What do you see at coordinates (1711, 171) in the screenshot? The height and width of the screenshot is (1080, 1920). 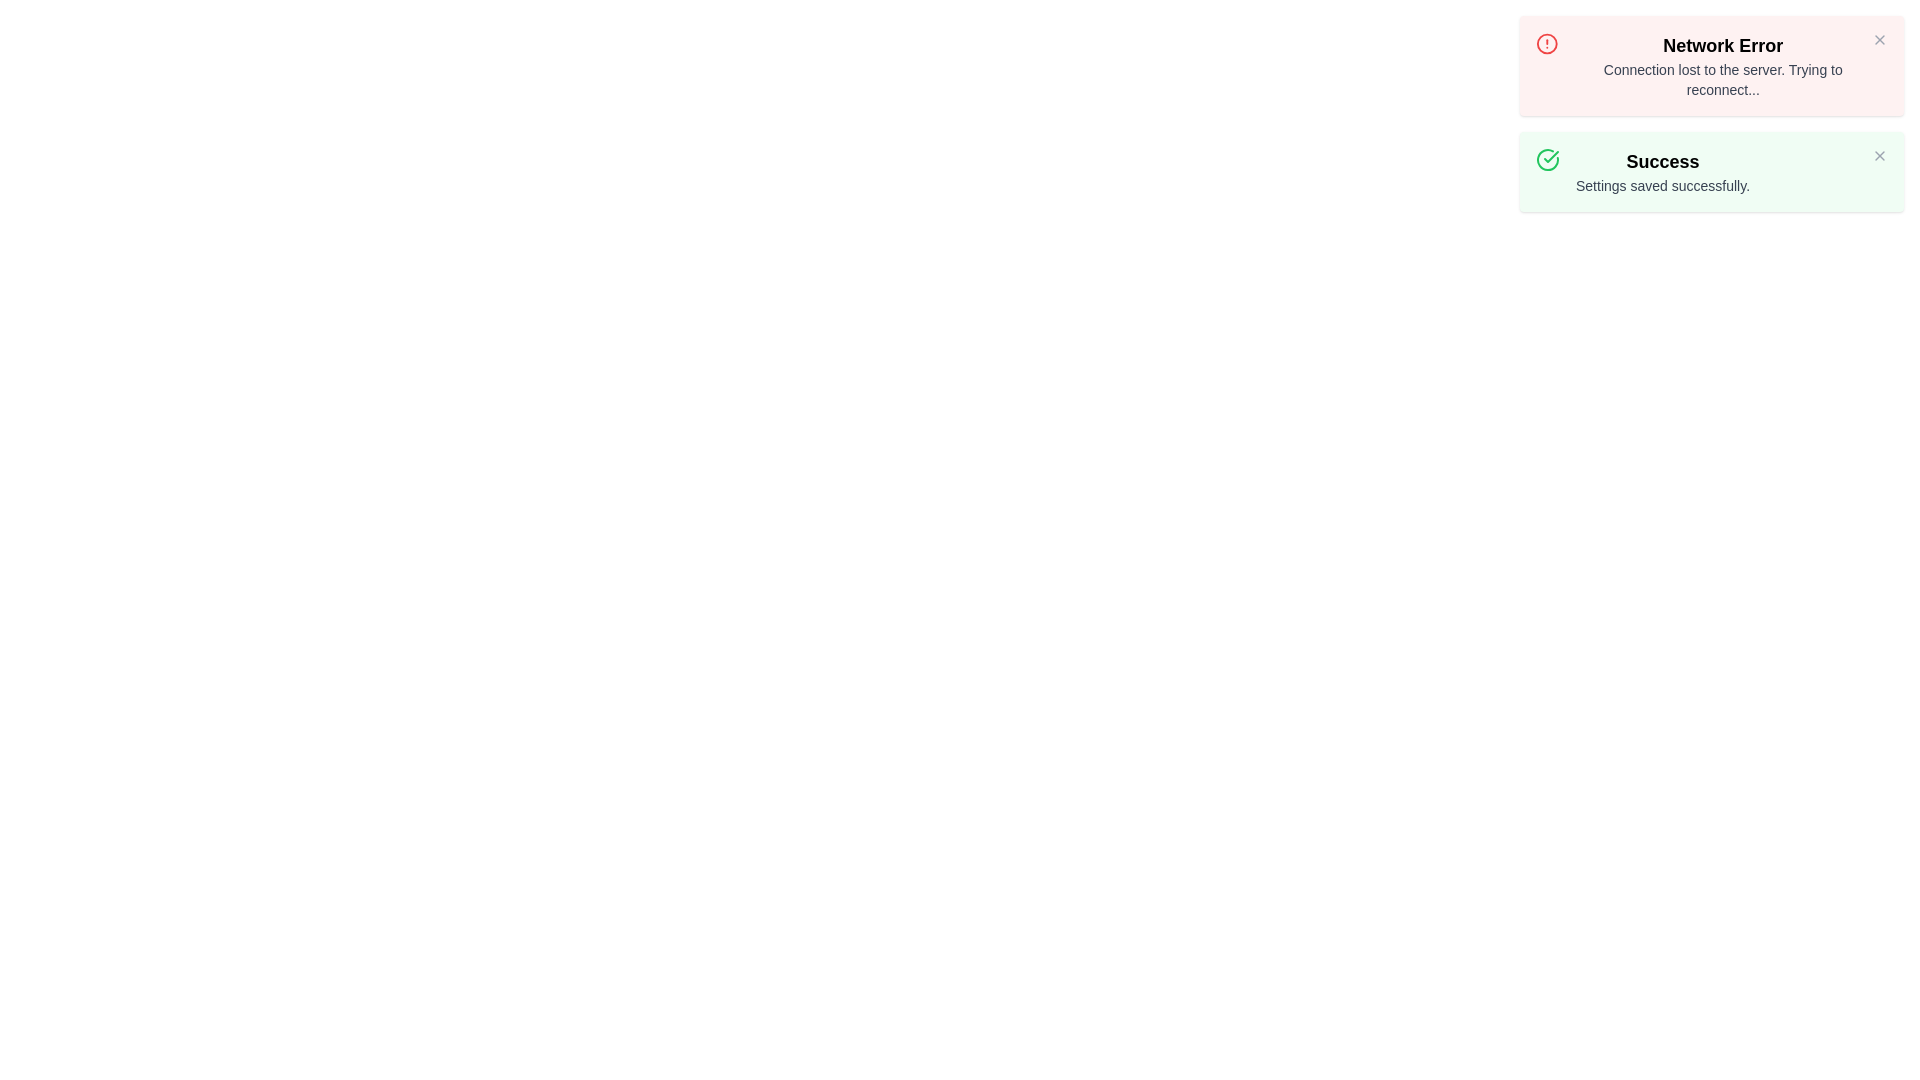 I see `notification message box indicating success, which has a light green background and contains the title 'Success' and the message 'Settings saved successfully.'` at bounding box center [1711, 171].